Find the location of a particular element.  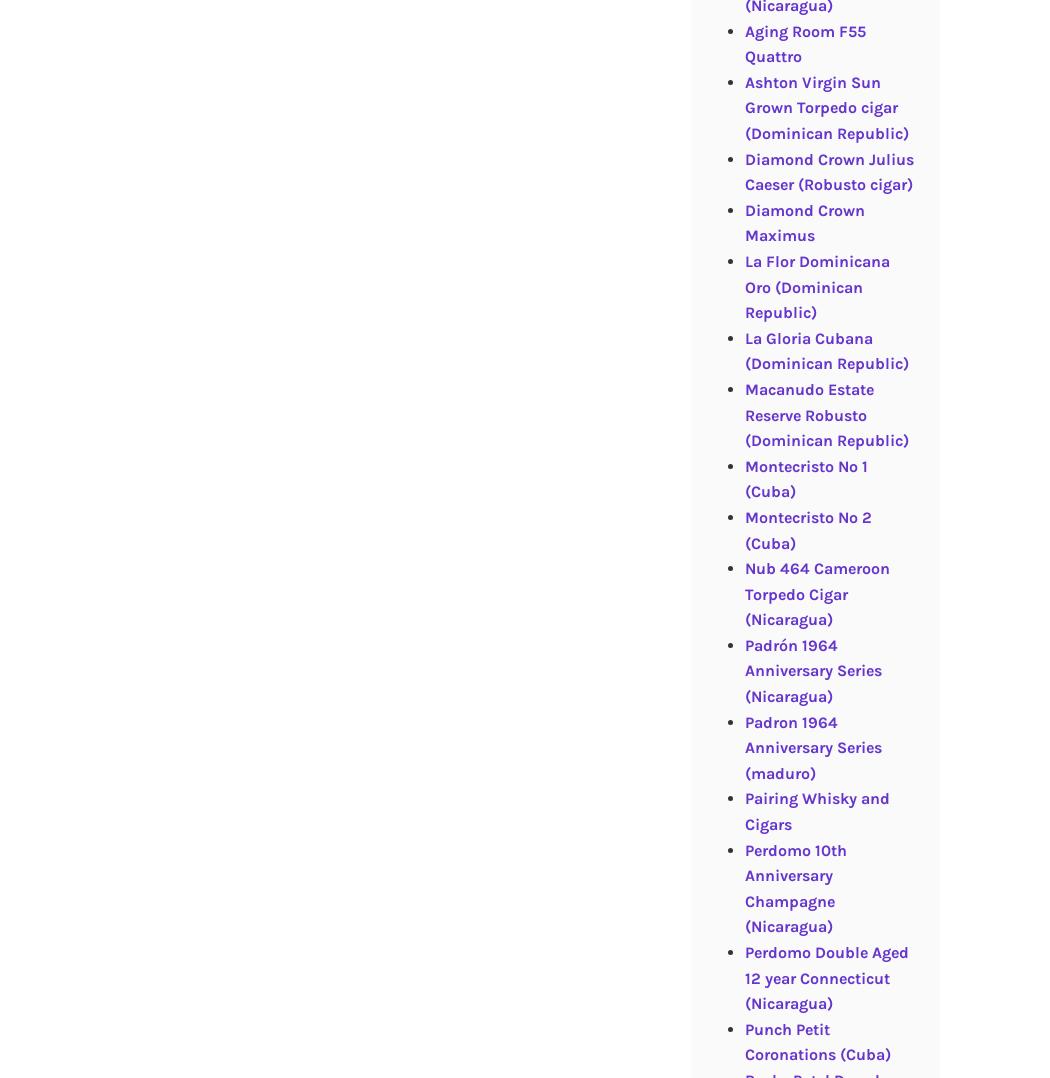

'Nub 464 Cameroon Torpedo Cigar (Nicaragua)' is located at coordinates (815, 593).